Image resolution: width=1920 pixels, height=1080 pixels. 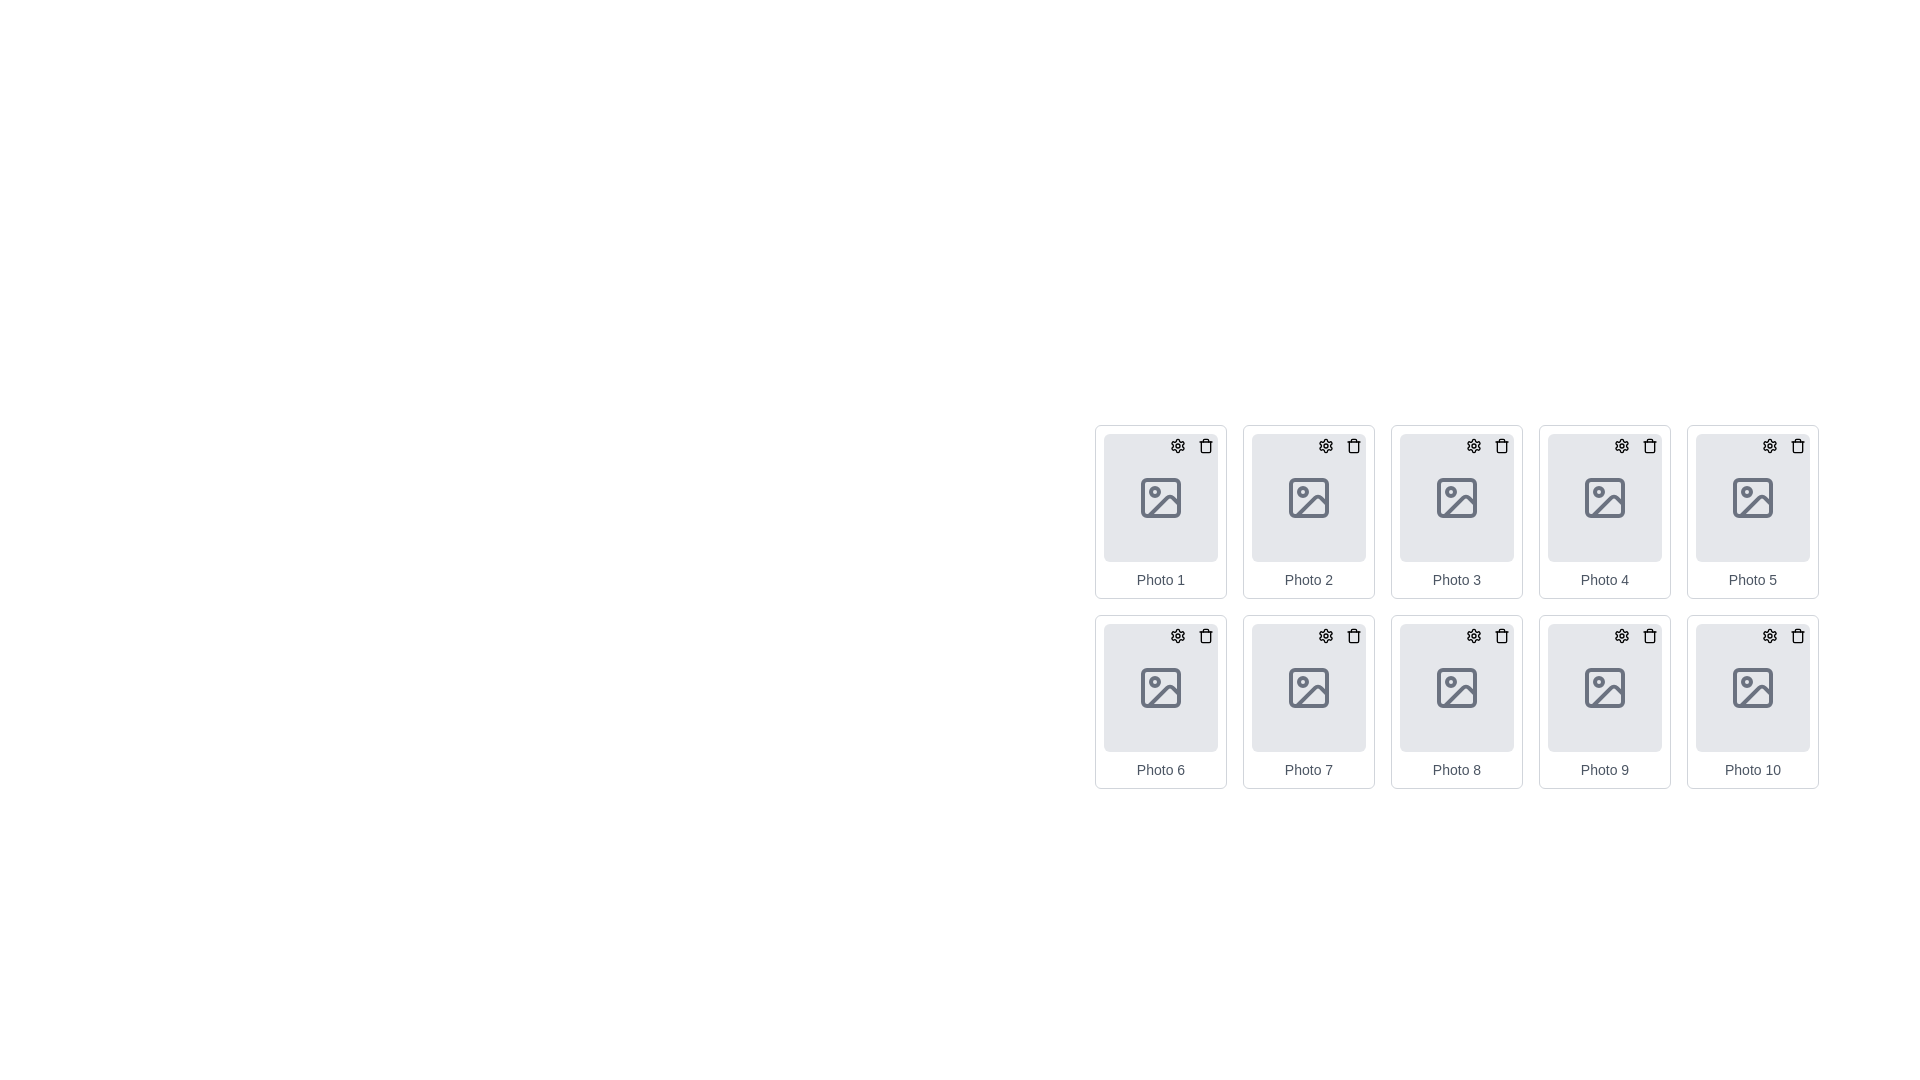 What do you see at coordinates (1204, 636) in the screenshot?
I see `the delete button located in the top-right corner of the 'Photo 6' card` at bounding box center [1204, 636].